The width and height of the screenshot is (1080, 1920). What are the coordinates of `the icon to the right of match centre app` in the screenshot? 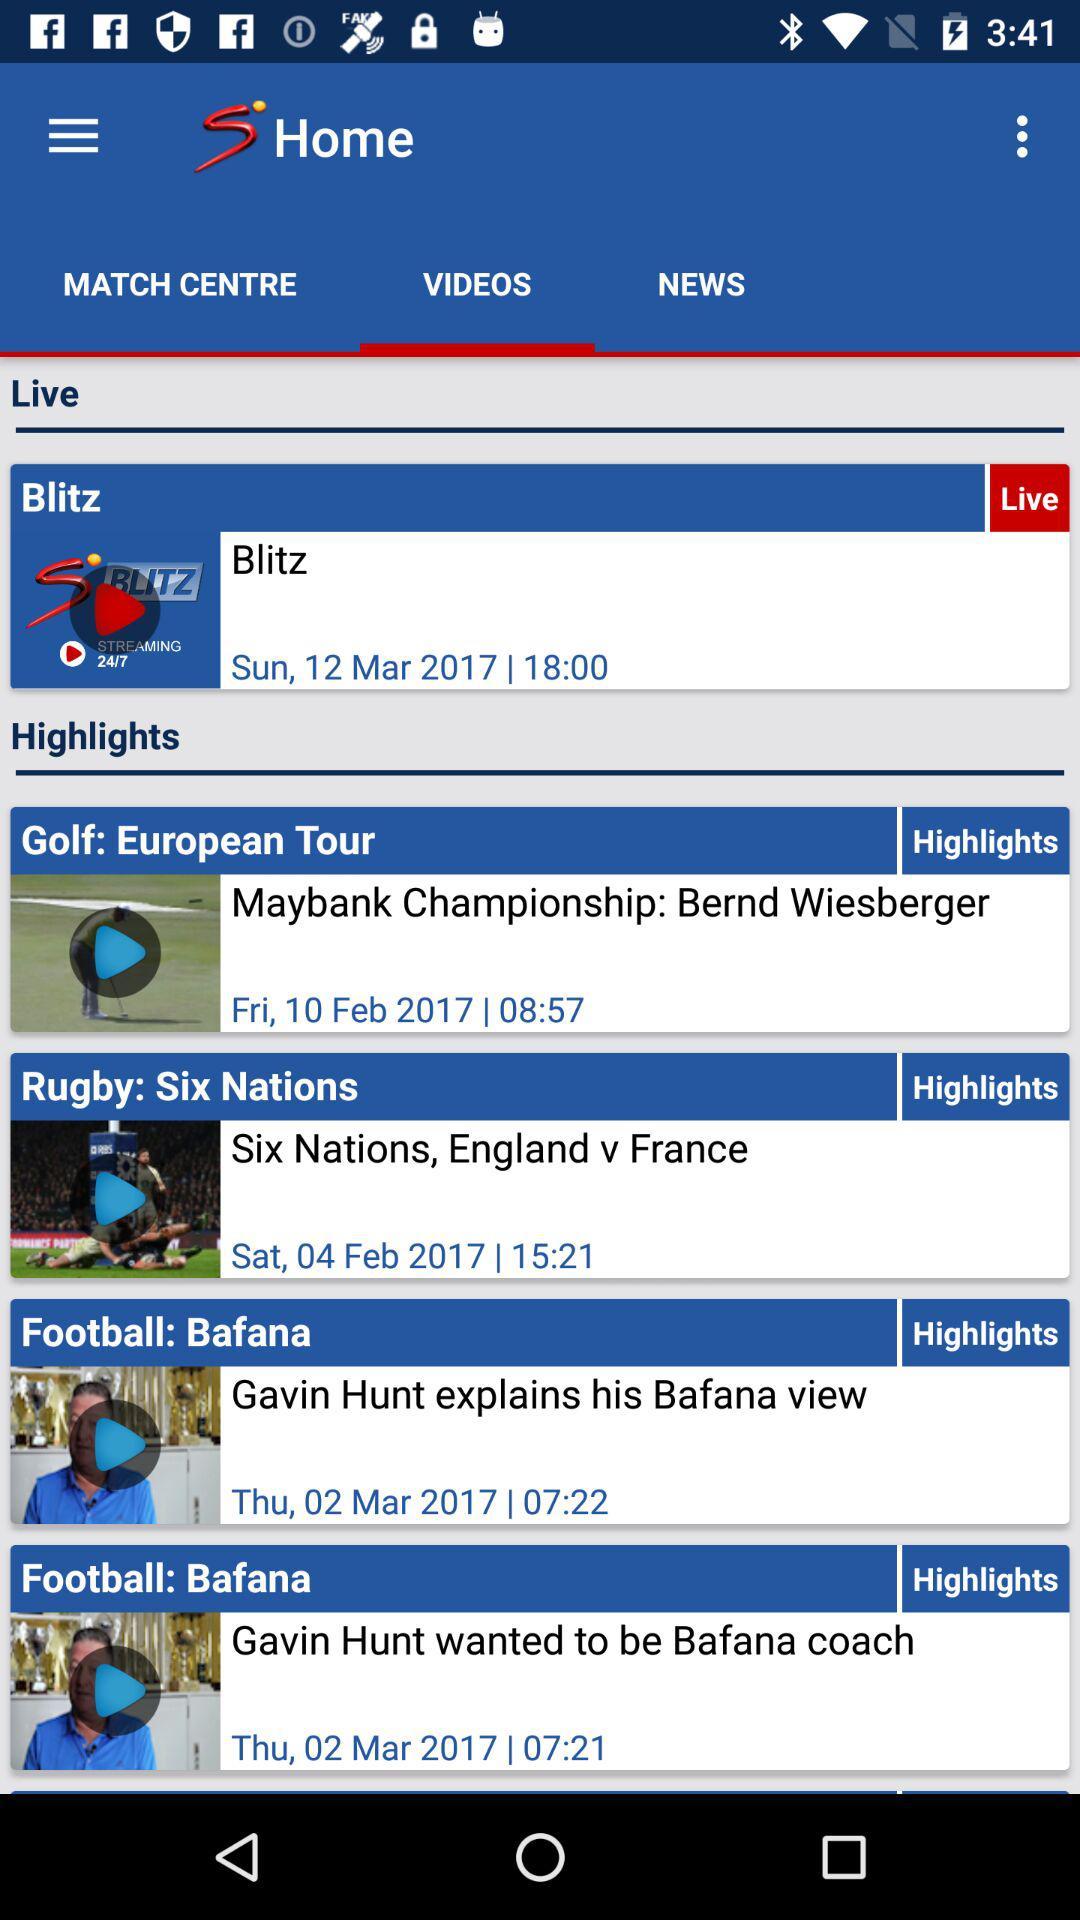 It's located at (477, 282).